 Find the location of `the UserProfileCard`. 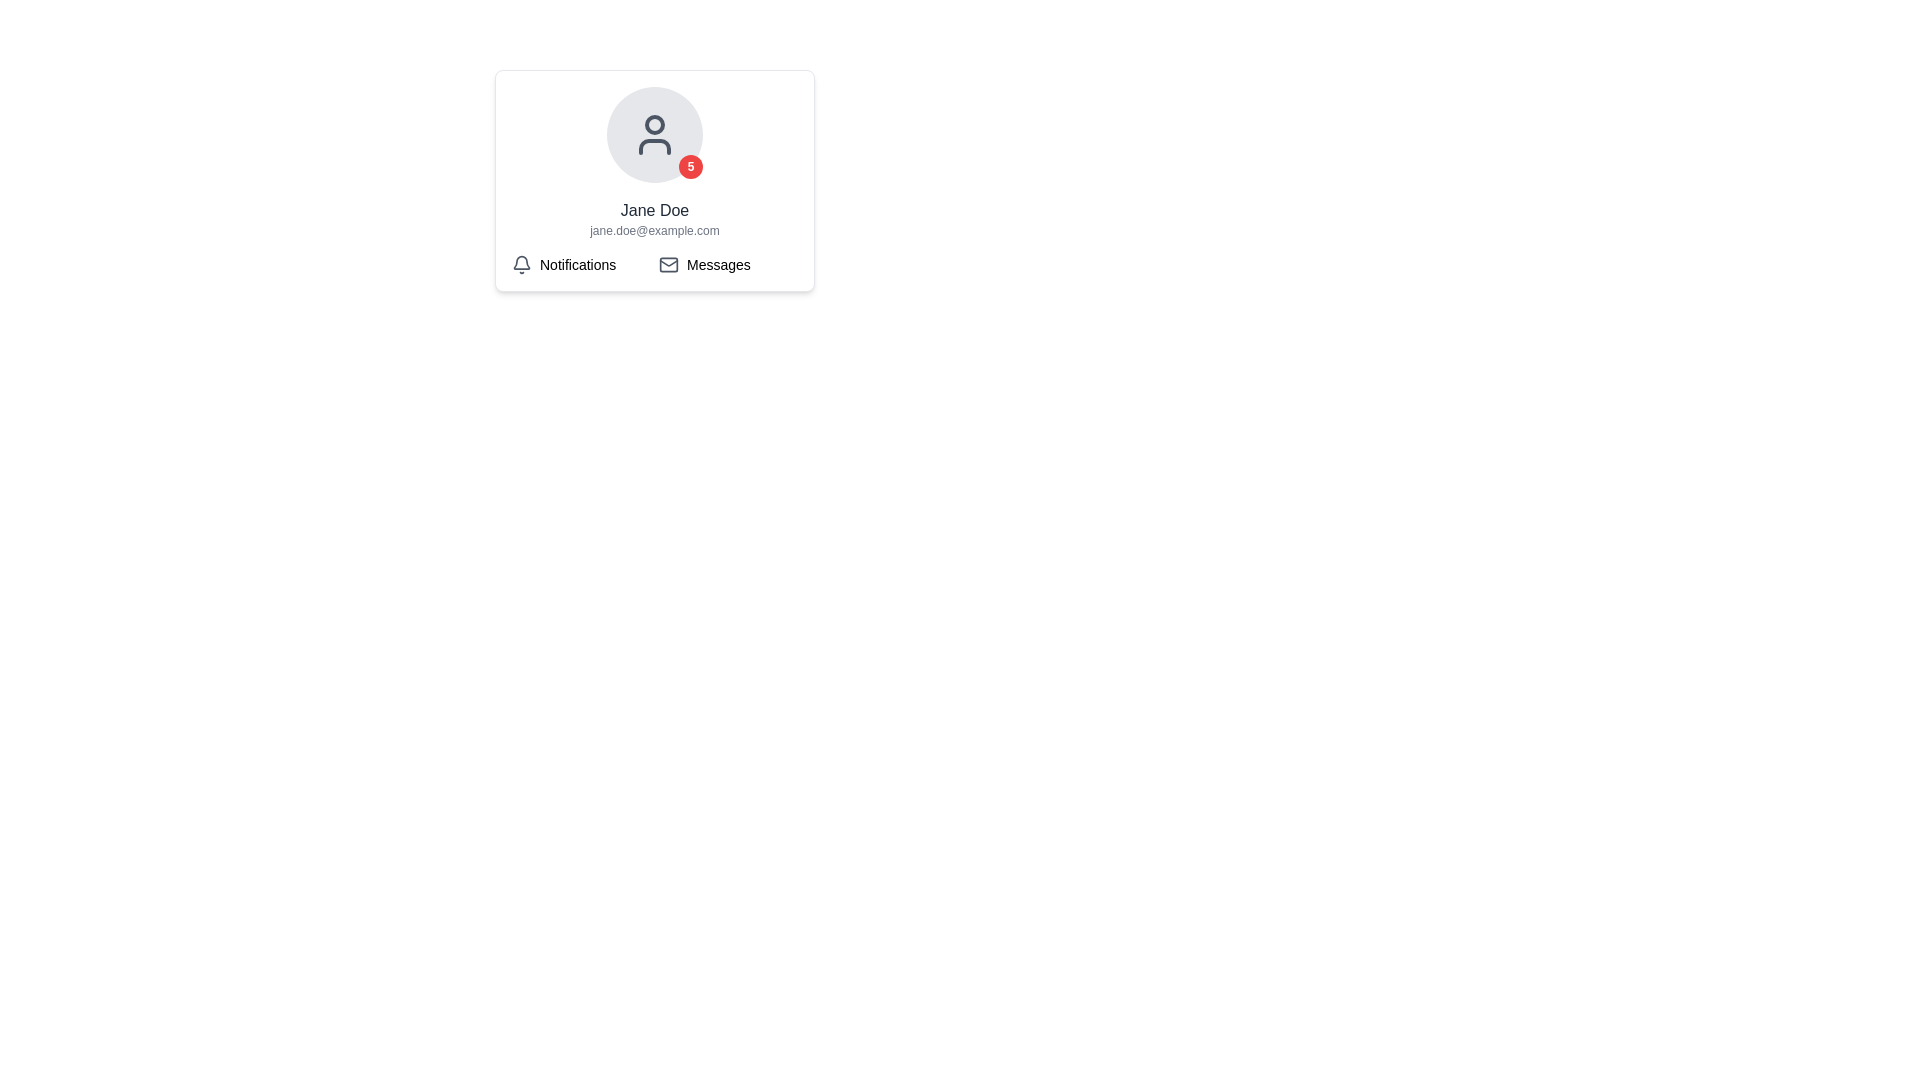

the UserProfileCard is located at coordinates (654, 181).